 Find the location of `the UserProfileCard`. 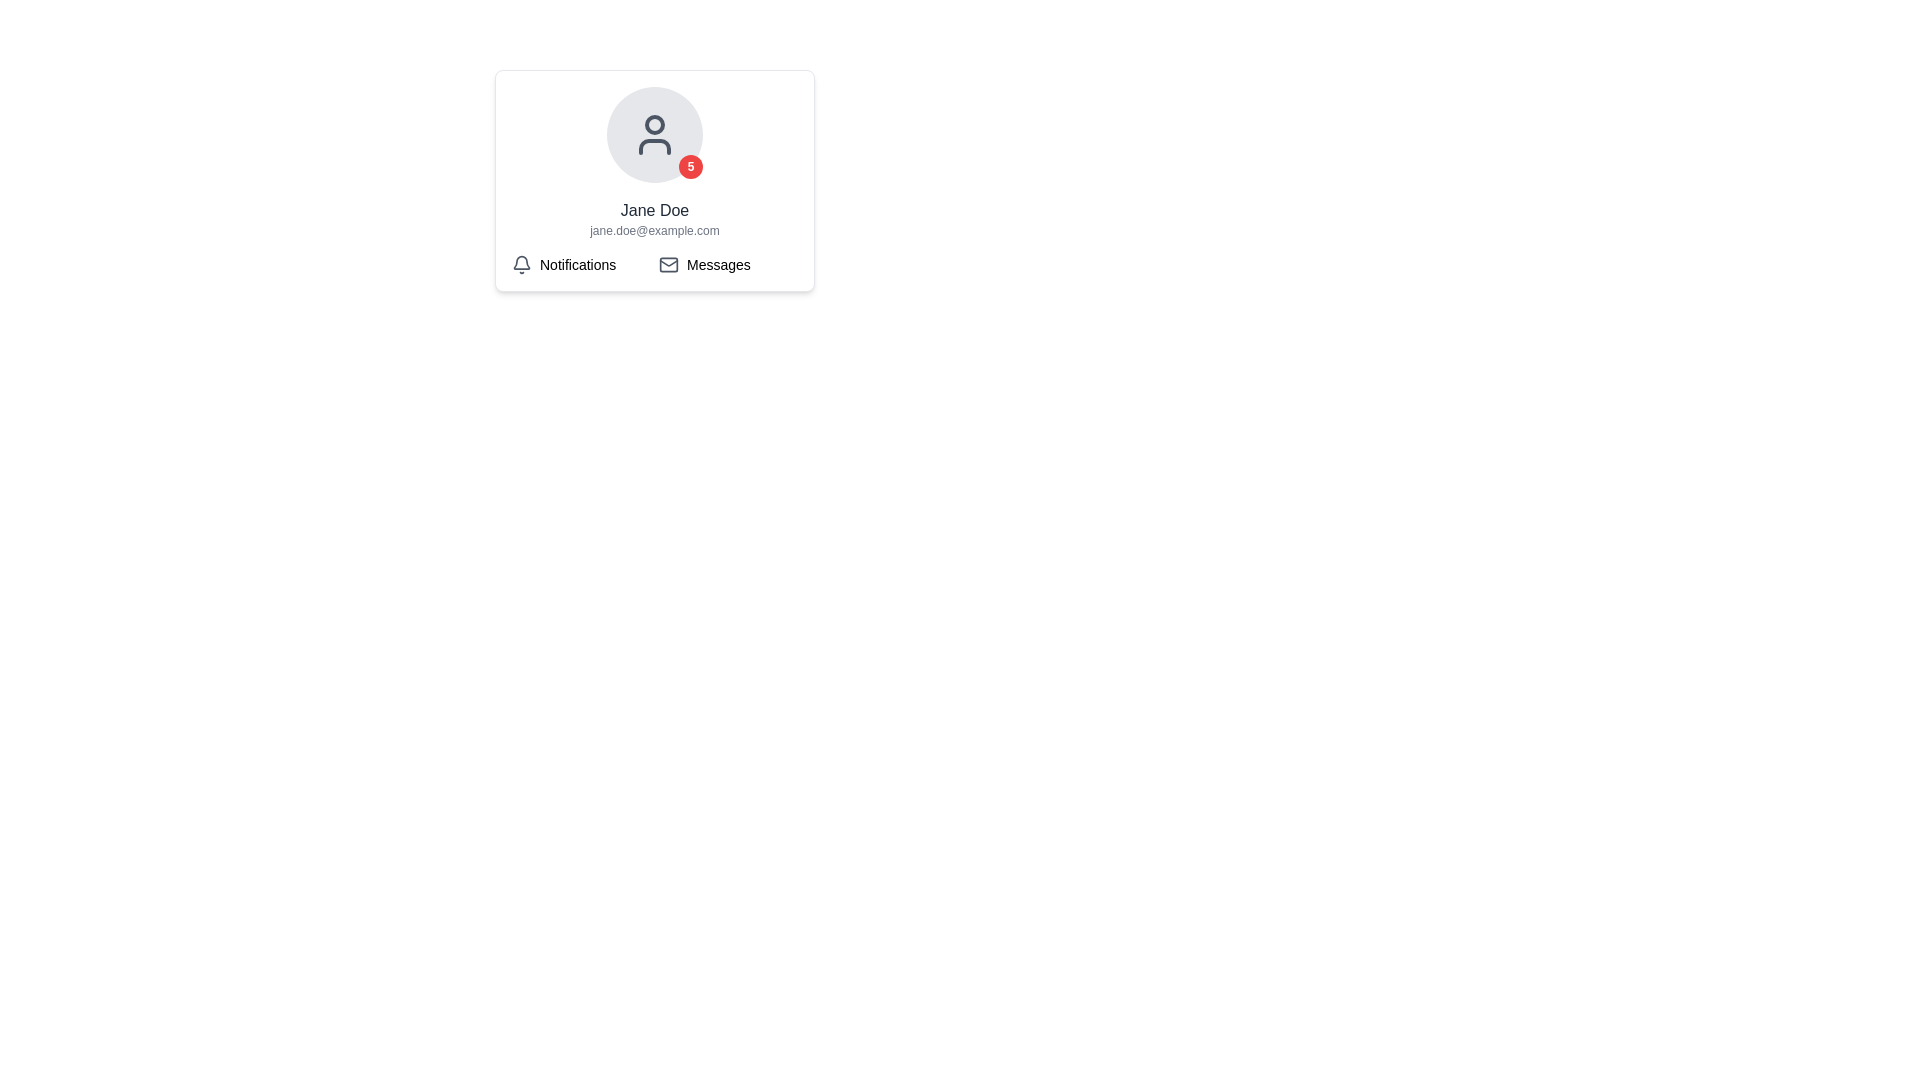

the UserProfileCard is located at coordinates (654, 181).